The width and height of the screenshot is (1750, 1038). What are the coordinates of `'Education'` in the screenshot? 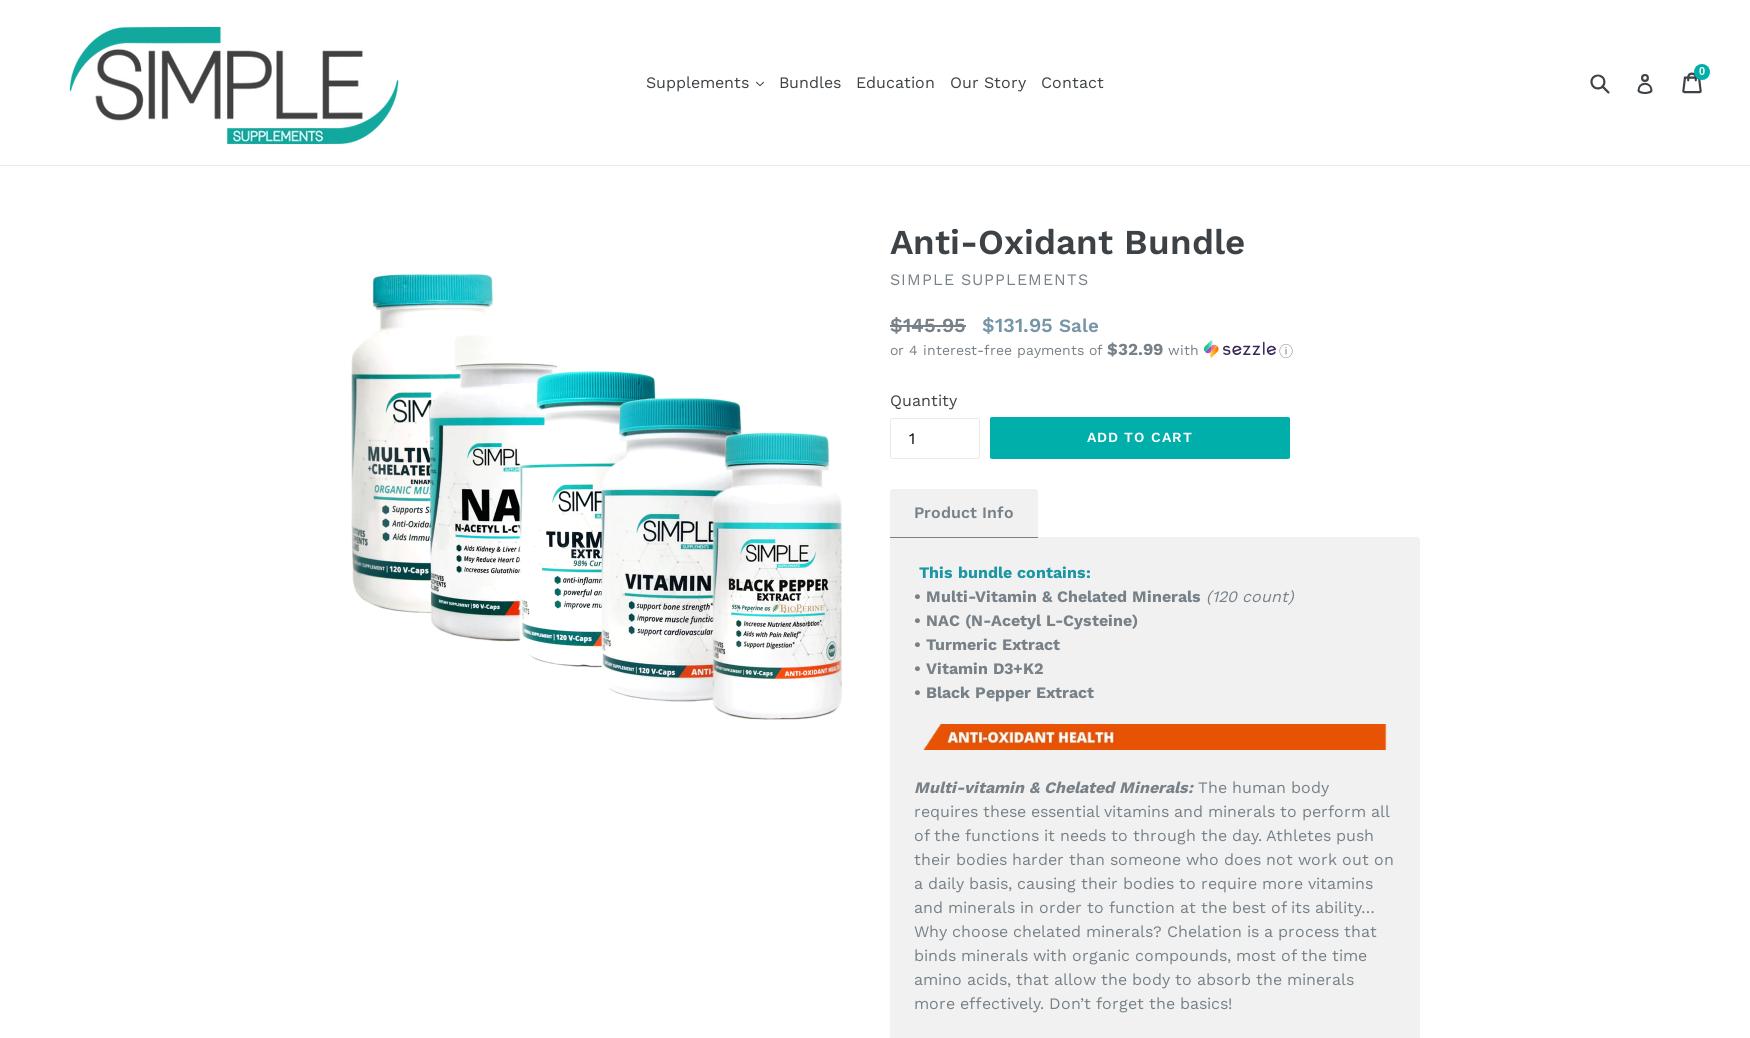 It's located at (894, 80).